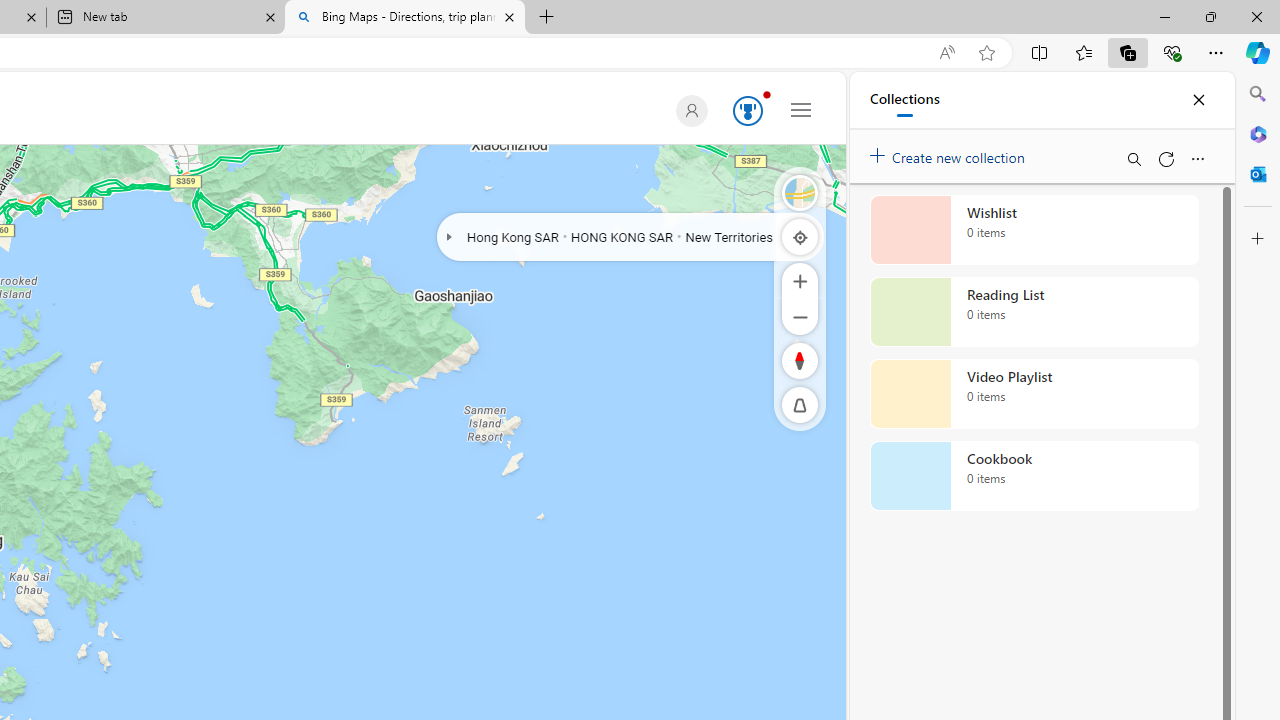  I want to click on 'Reset to Default Rotation', so click(800, 360).